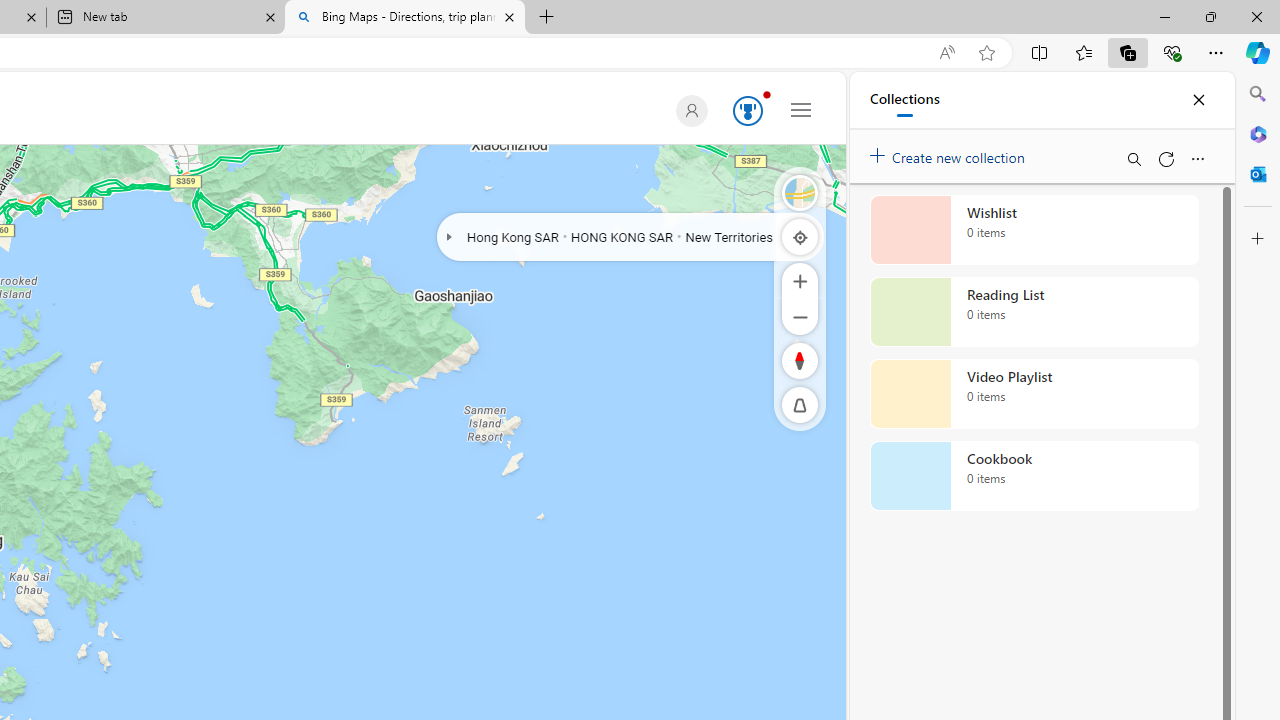  I want to click on 'Reset to Default Rotation', so click(800, 360).